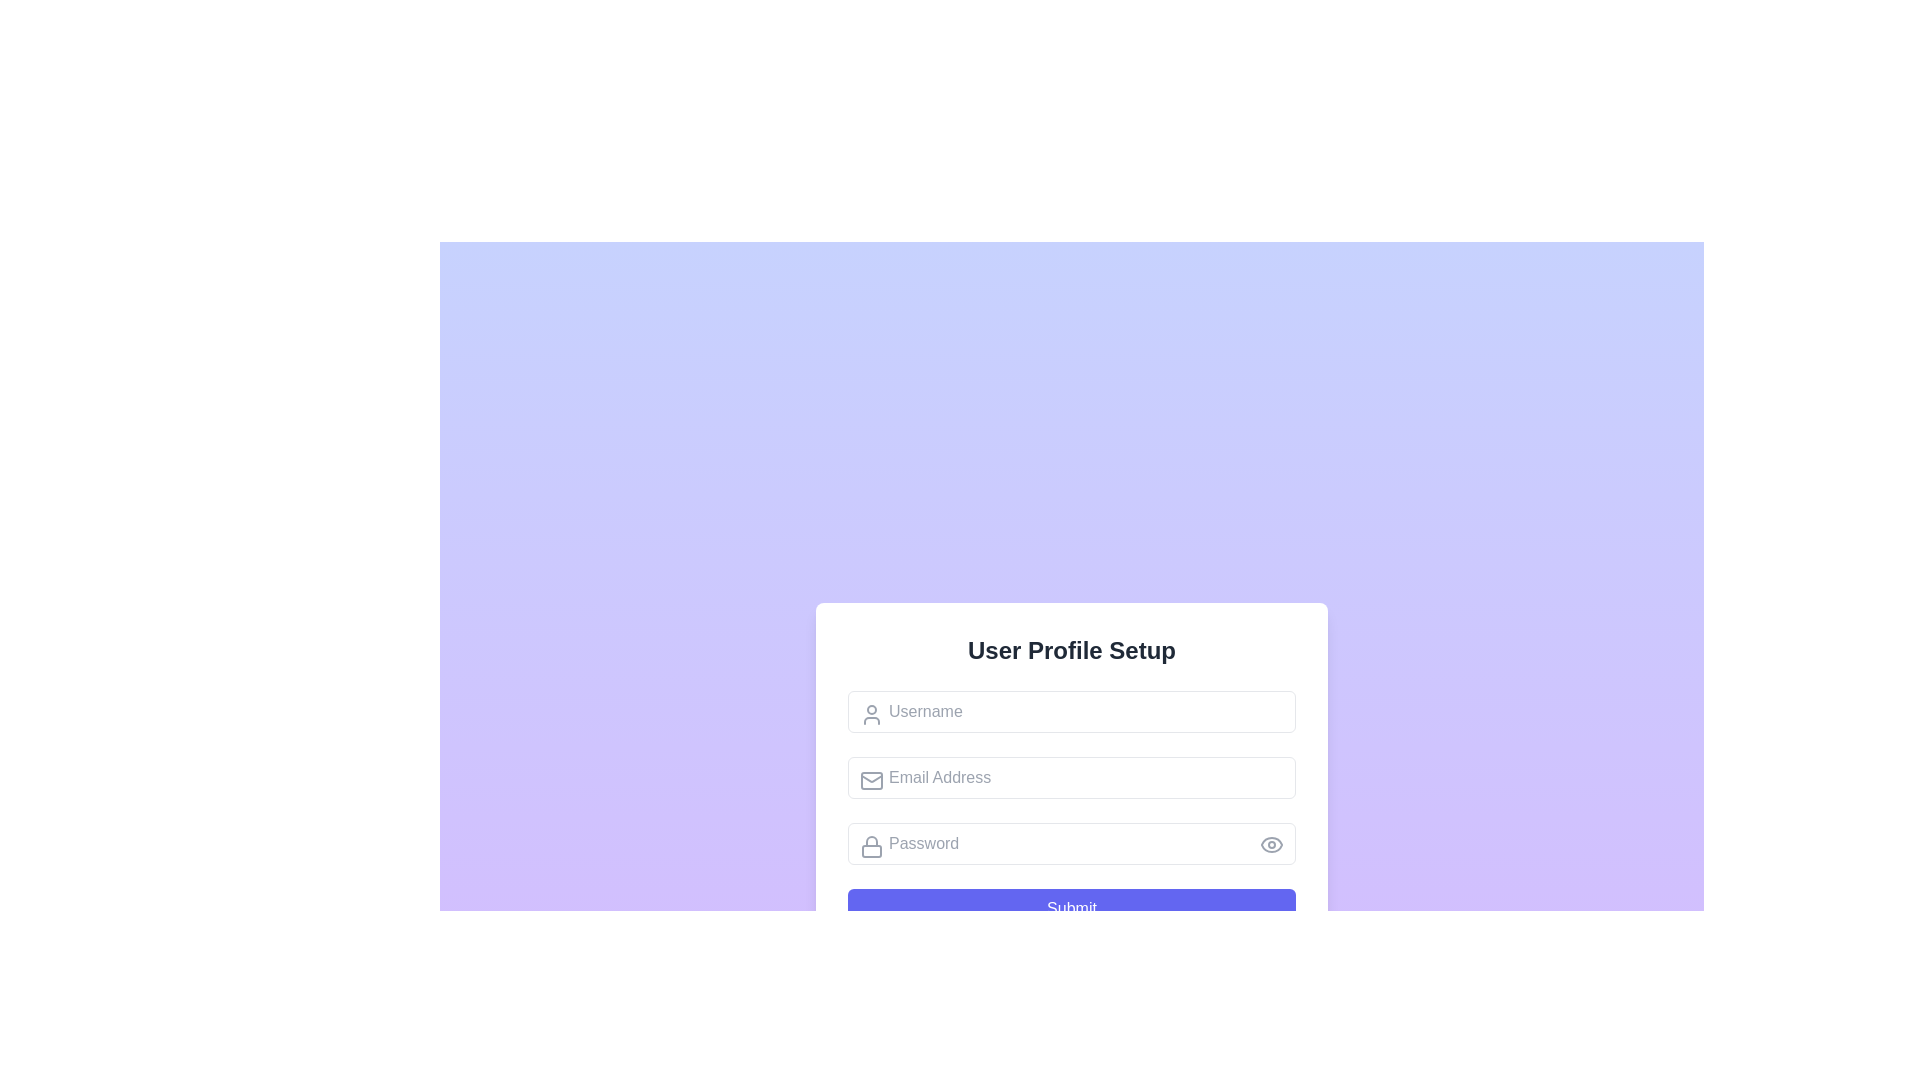 The height and width of the screenshot is (1080, 1920). Describe the element at coordinates (872, 713) in the screenshot. I see `the icon located to the far left of the 'Username' input field` at that location.